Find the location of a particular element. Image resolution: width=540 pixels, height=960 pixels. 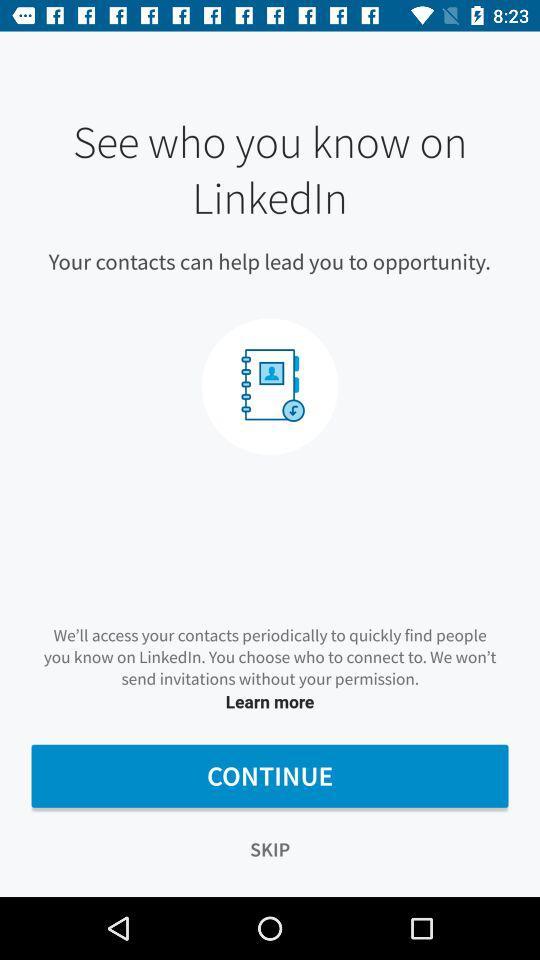

the item below continue icon is located at coordinates (270, 848).